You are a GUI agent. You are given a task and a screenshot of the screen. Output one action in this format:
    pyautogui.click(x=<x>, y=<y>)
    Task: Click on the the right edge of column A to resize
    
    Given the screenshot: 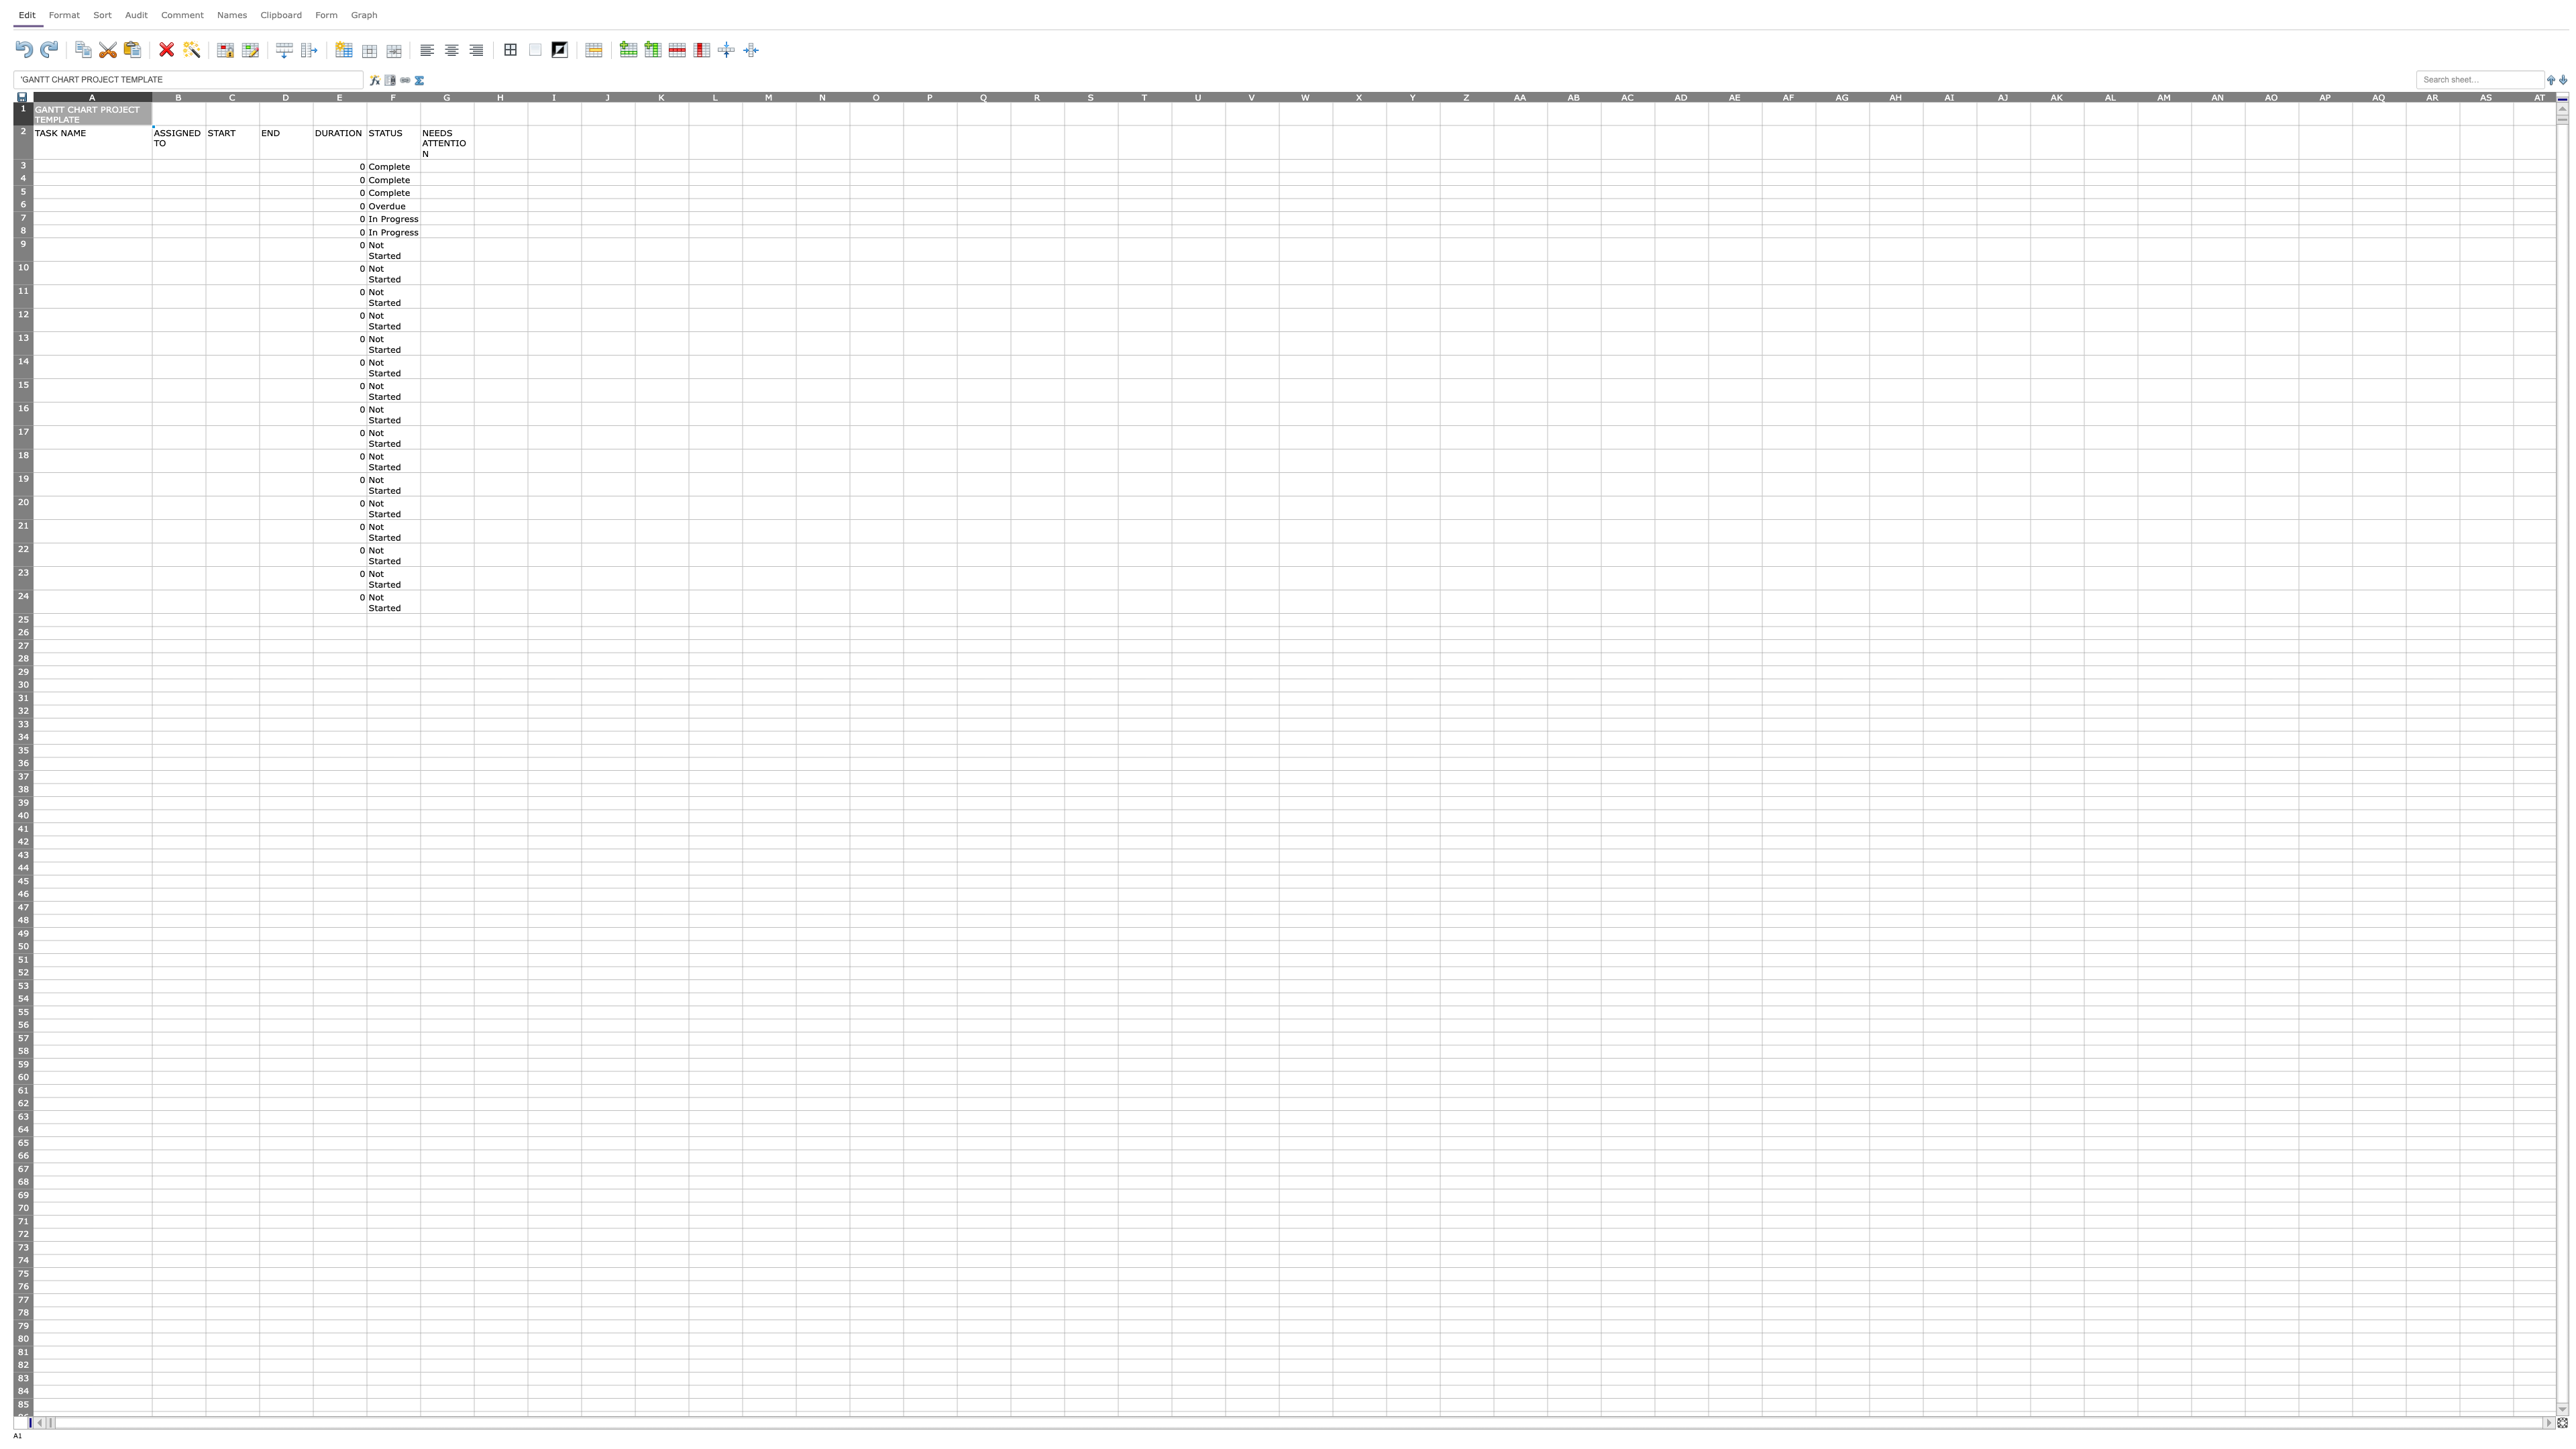 What is the action you would take?
    pyautogui.click(x=151, y=95)
    